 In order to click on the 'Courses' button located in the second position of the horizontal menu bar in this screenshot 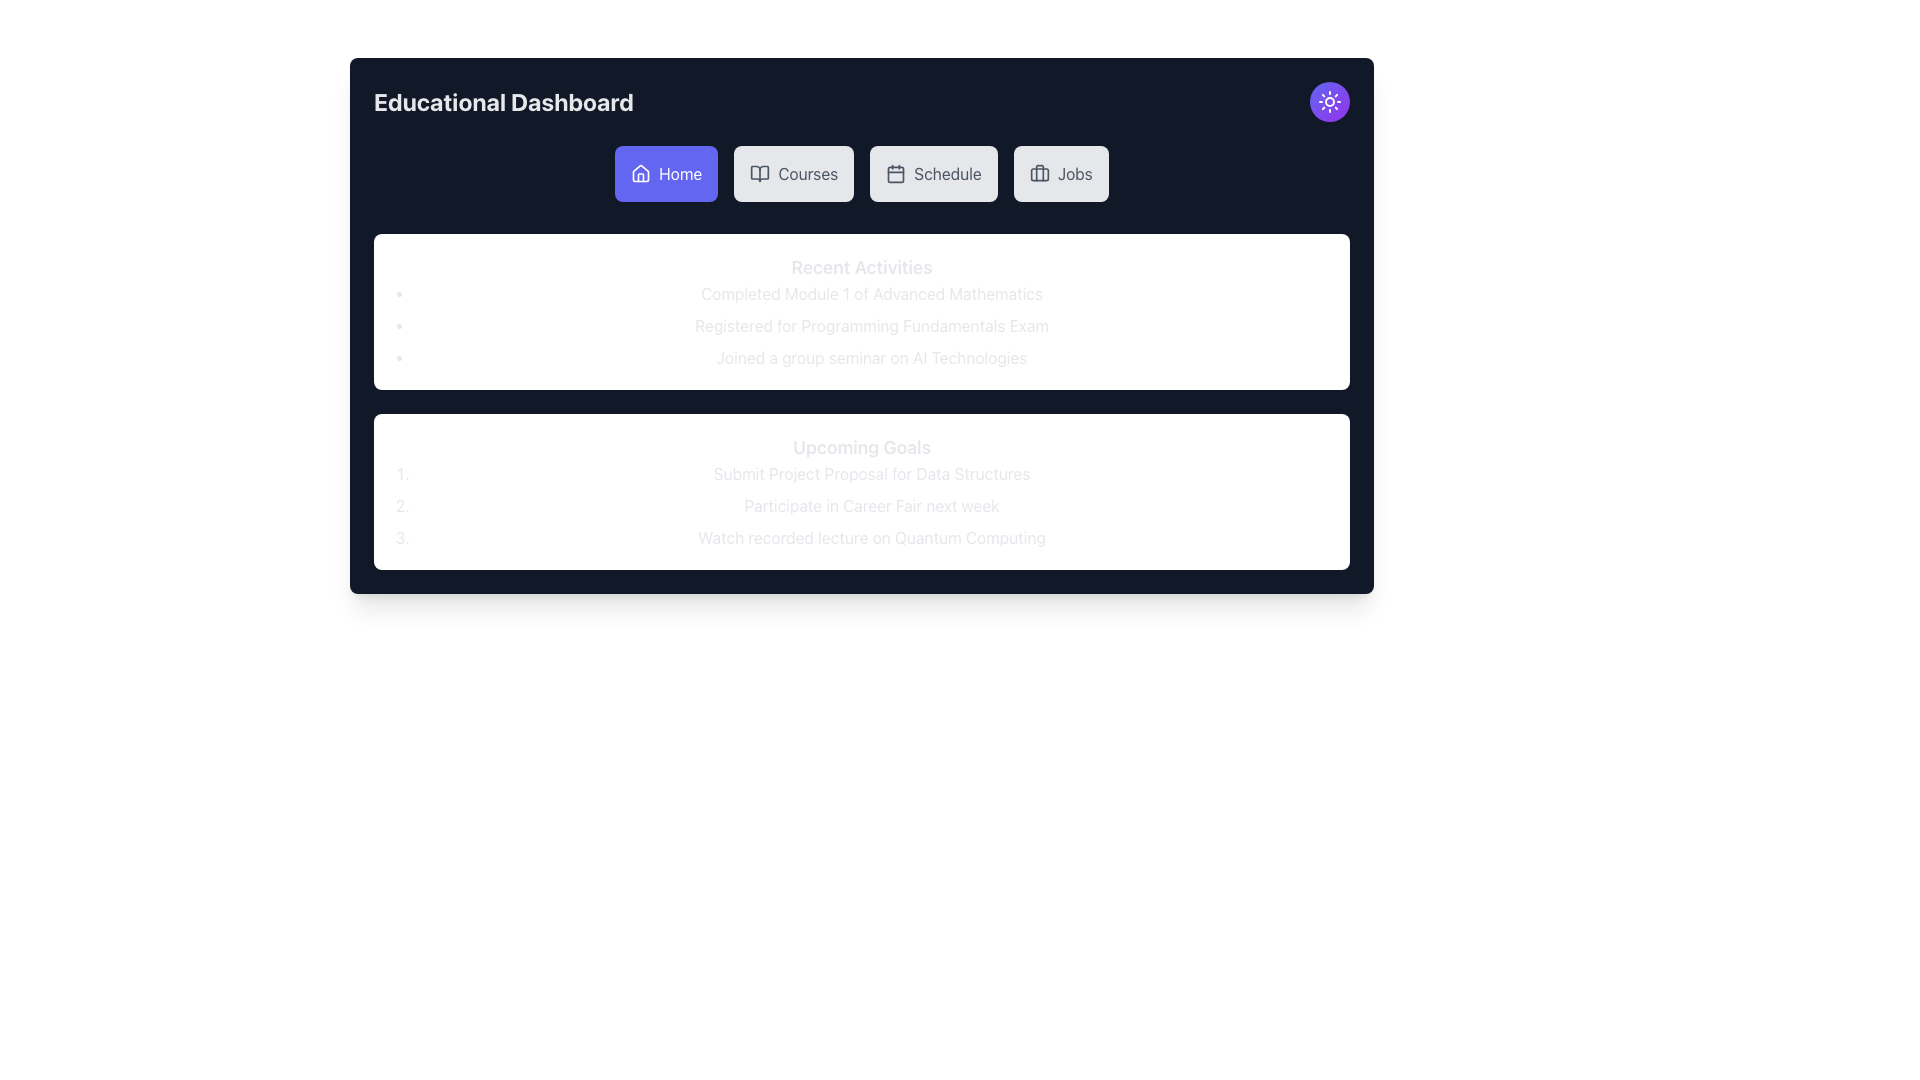, I will do `click(793, 172)`.